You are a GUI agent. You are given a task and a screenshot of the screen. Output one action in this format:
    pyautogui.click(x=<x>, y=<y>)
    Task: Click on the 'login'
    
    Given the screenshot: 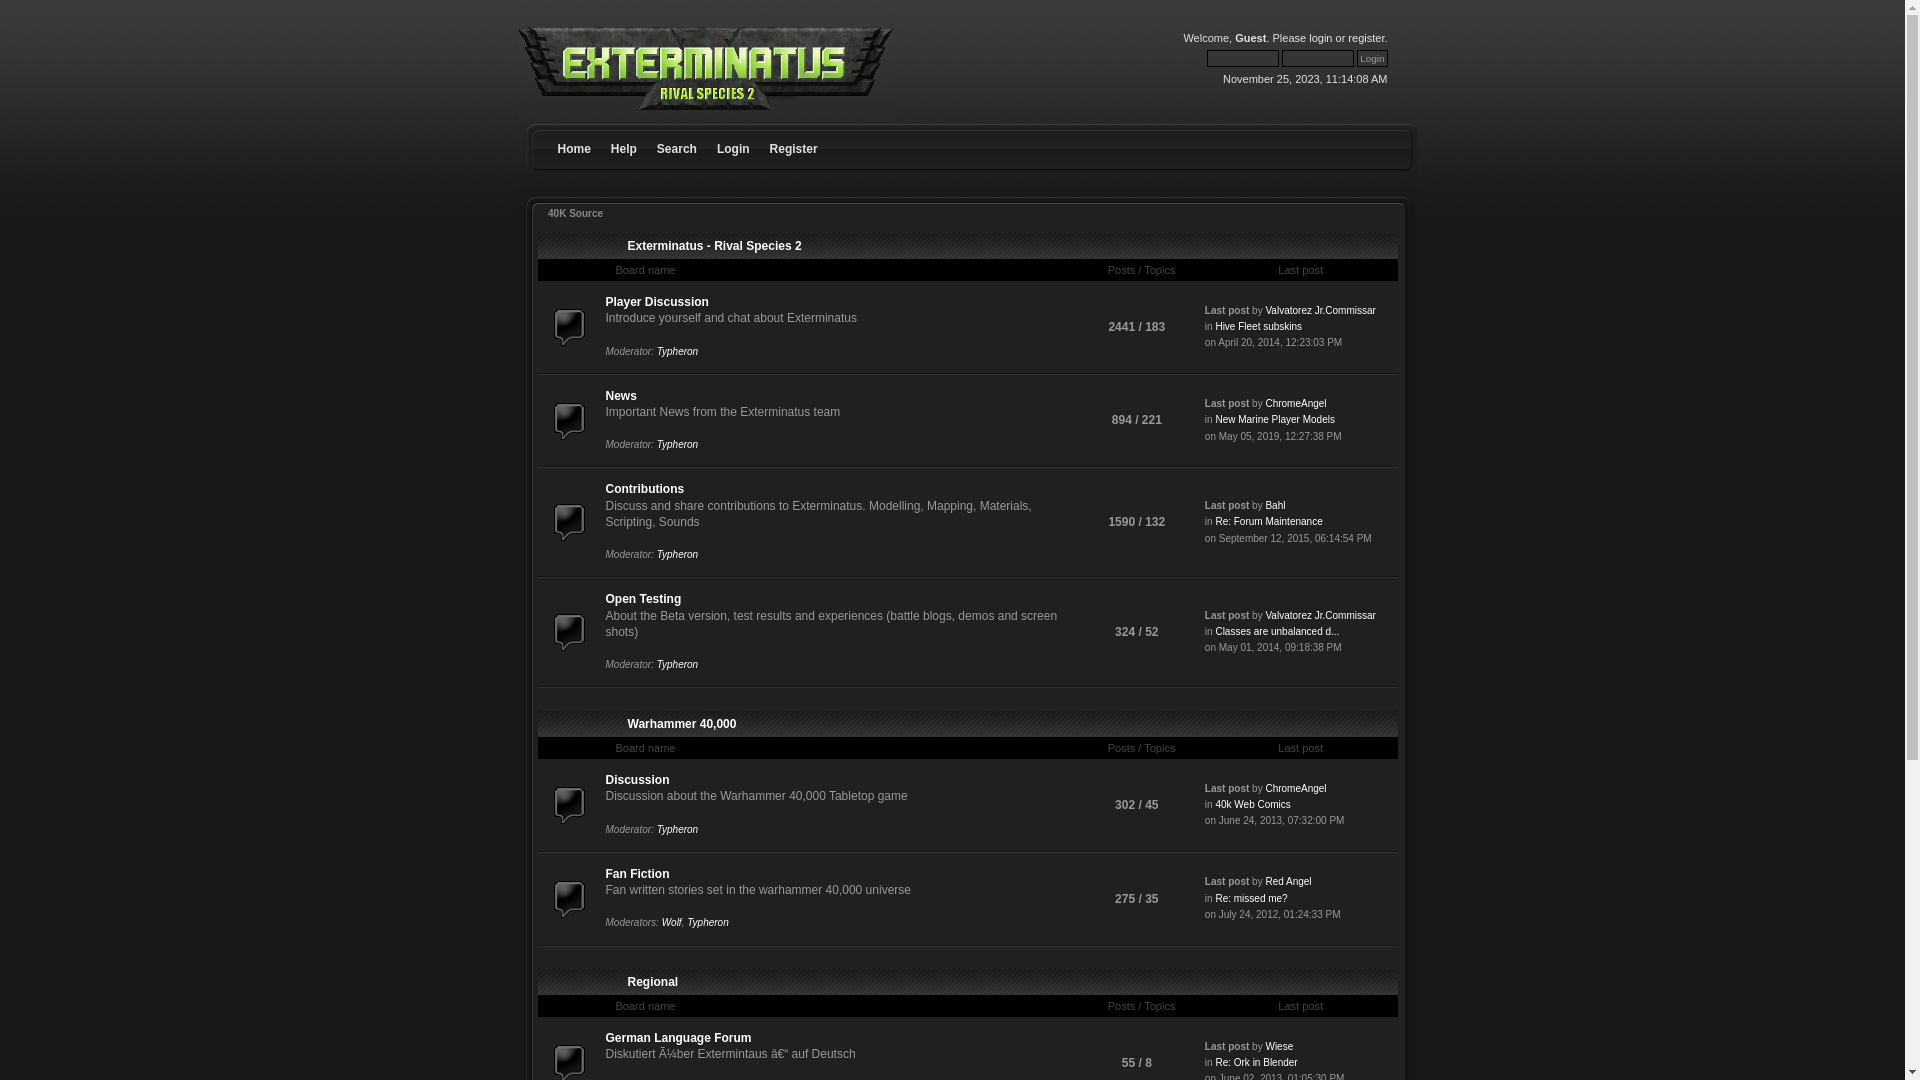 What is the action you would take?
    pyautogui.click(x=1320, y=38)
    